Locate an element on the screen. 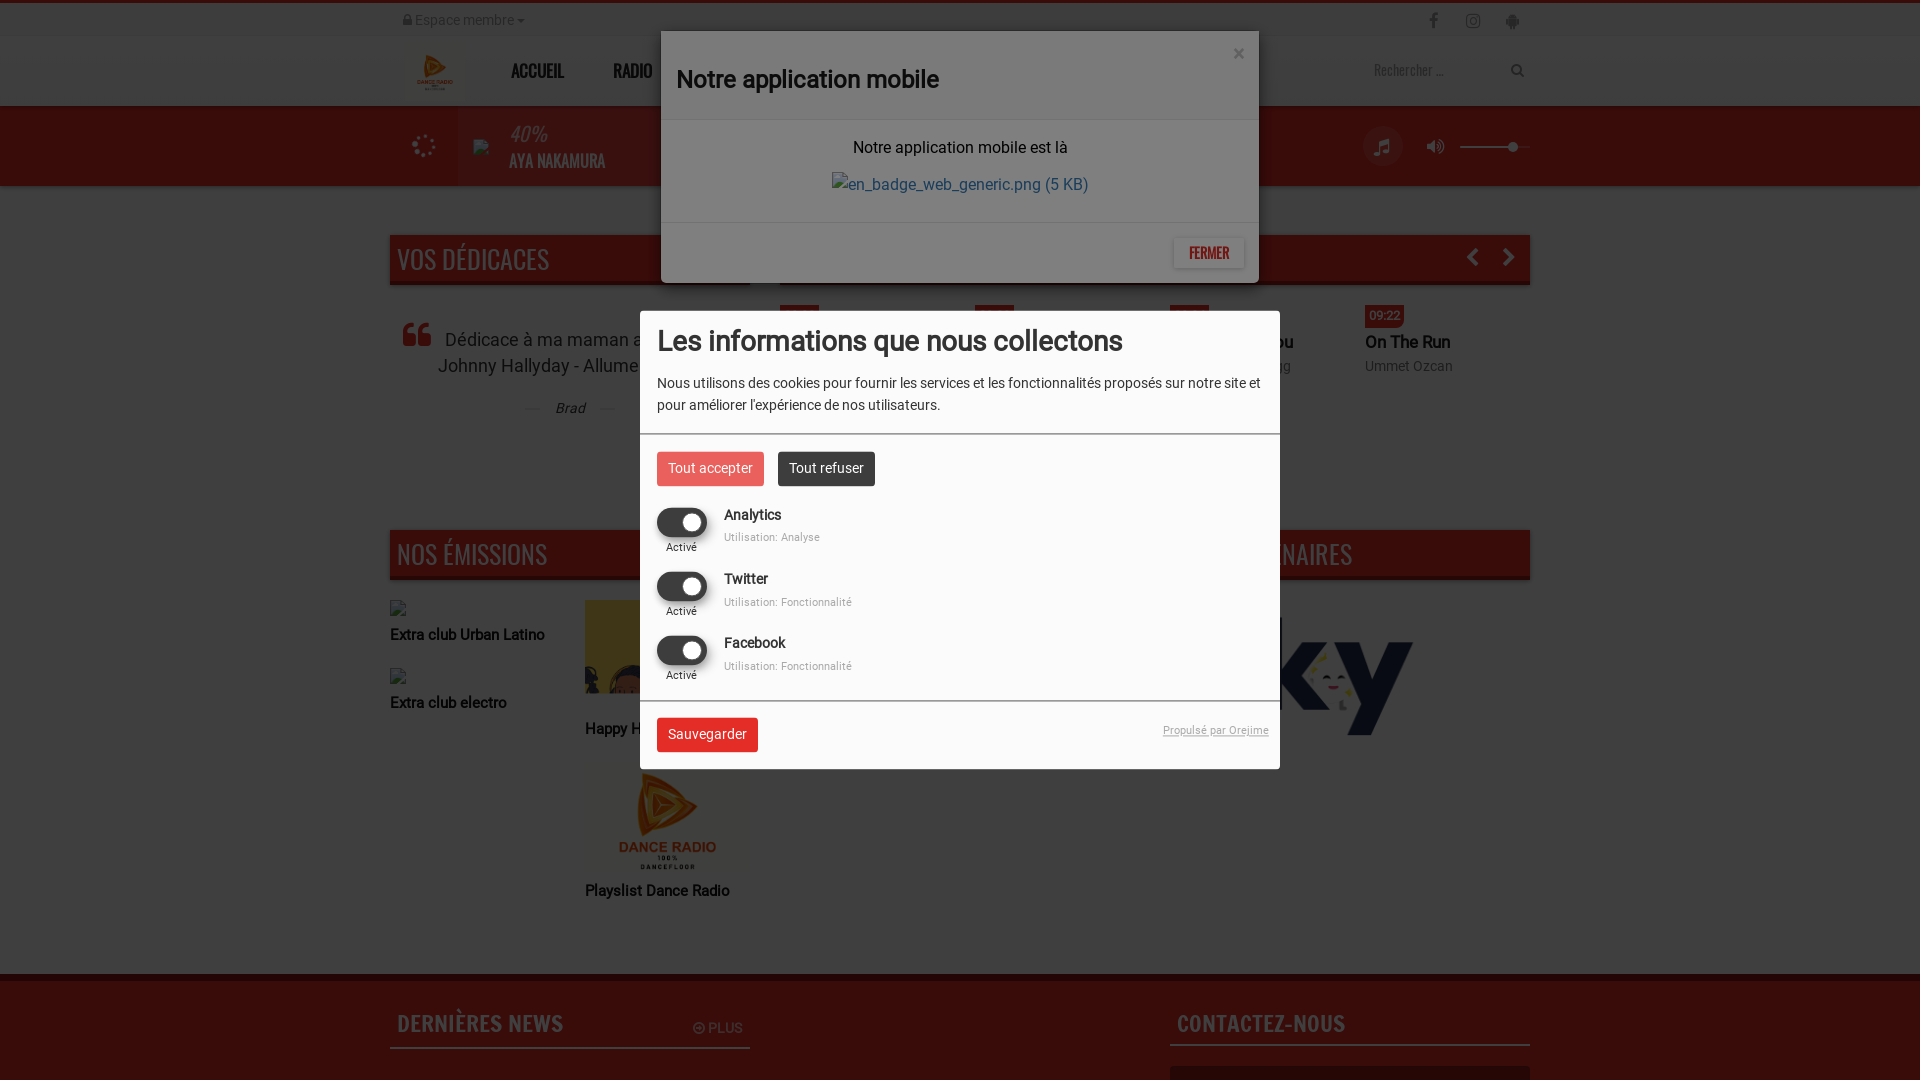  'FERMER' is located at coordinates (1208, 252).